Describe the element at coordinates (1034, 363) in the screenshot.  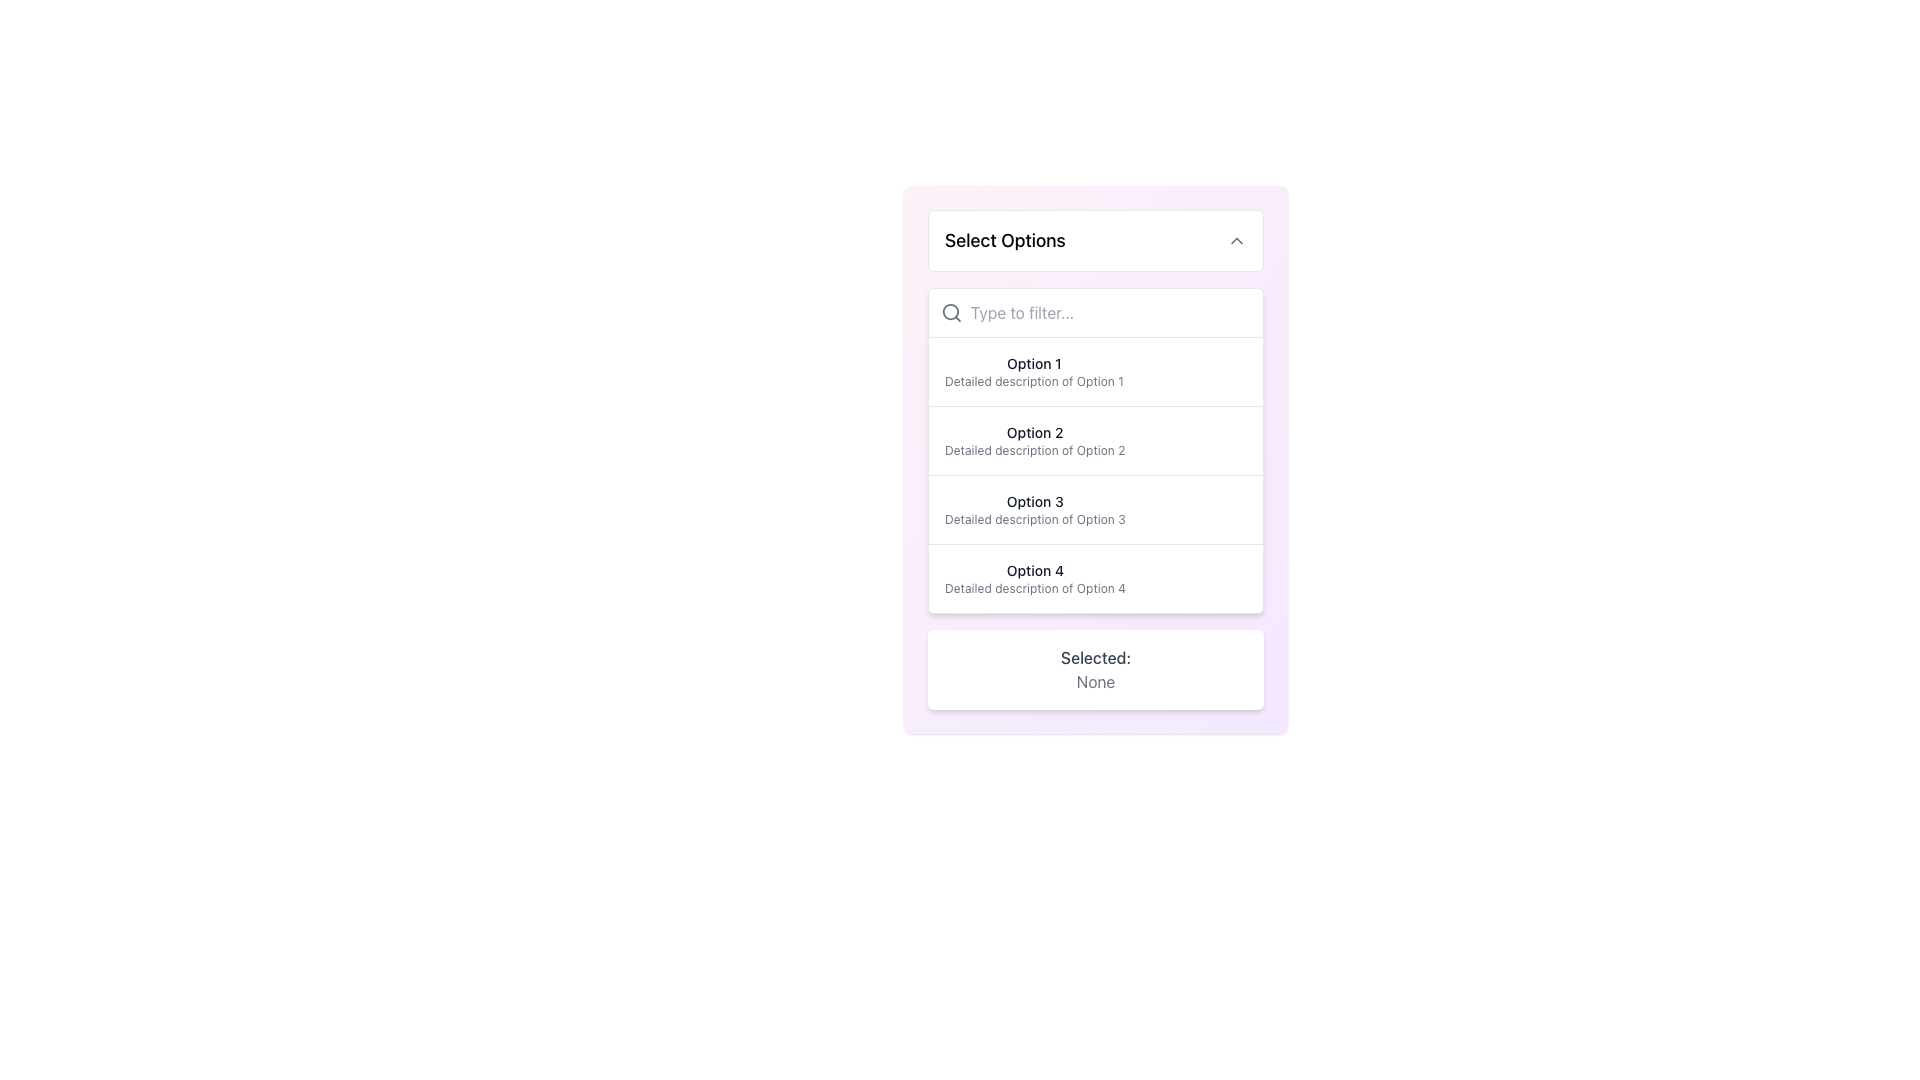
I see `the text label displaying 'Option 1'` at that location.